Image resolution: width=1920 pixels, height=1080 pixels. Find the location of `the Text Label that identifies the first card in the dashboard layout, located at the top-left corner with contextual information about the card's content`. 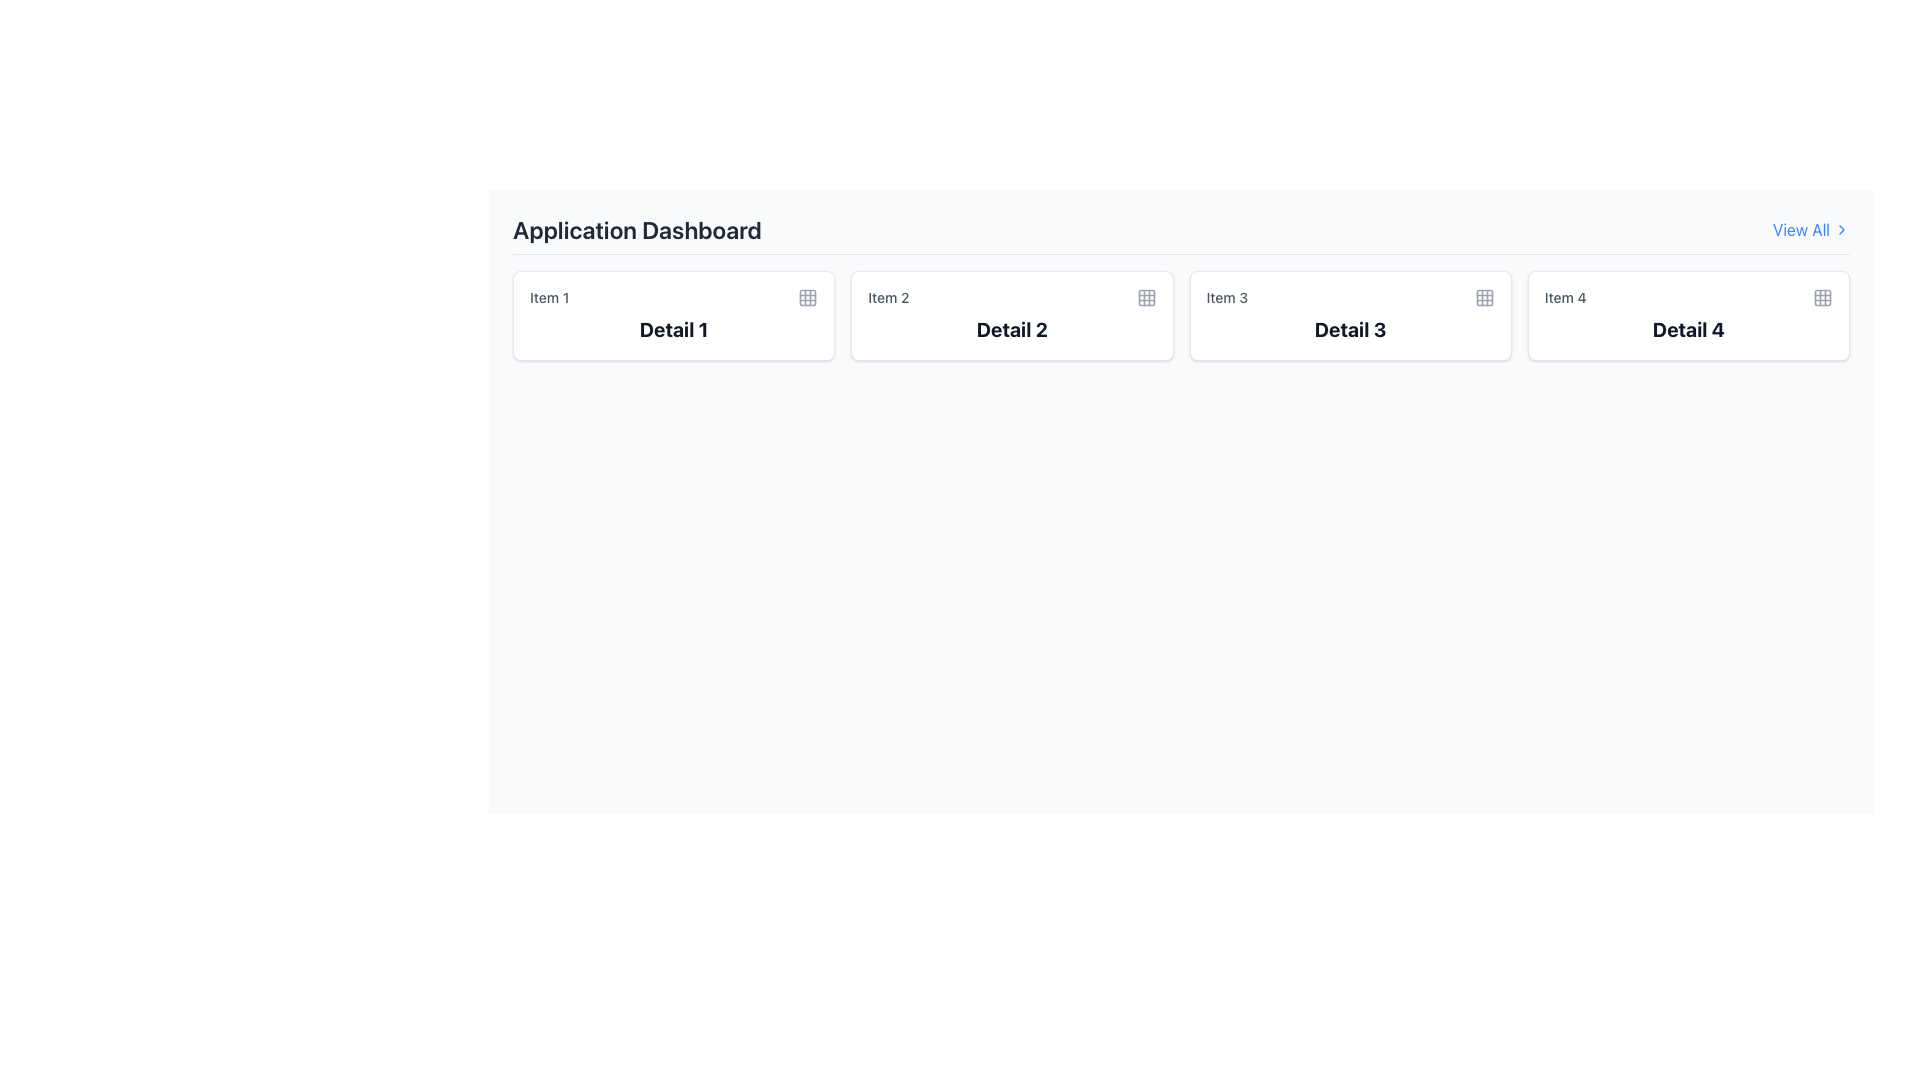

the Text Label that identifies the first card in the dashboard layout, located at the top-left corner with contextual information about the card's content is located at coordinates (549, 297).